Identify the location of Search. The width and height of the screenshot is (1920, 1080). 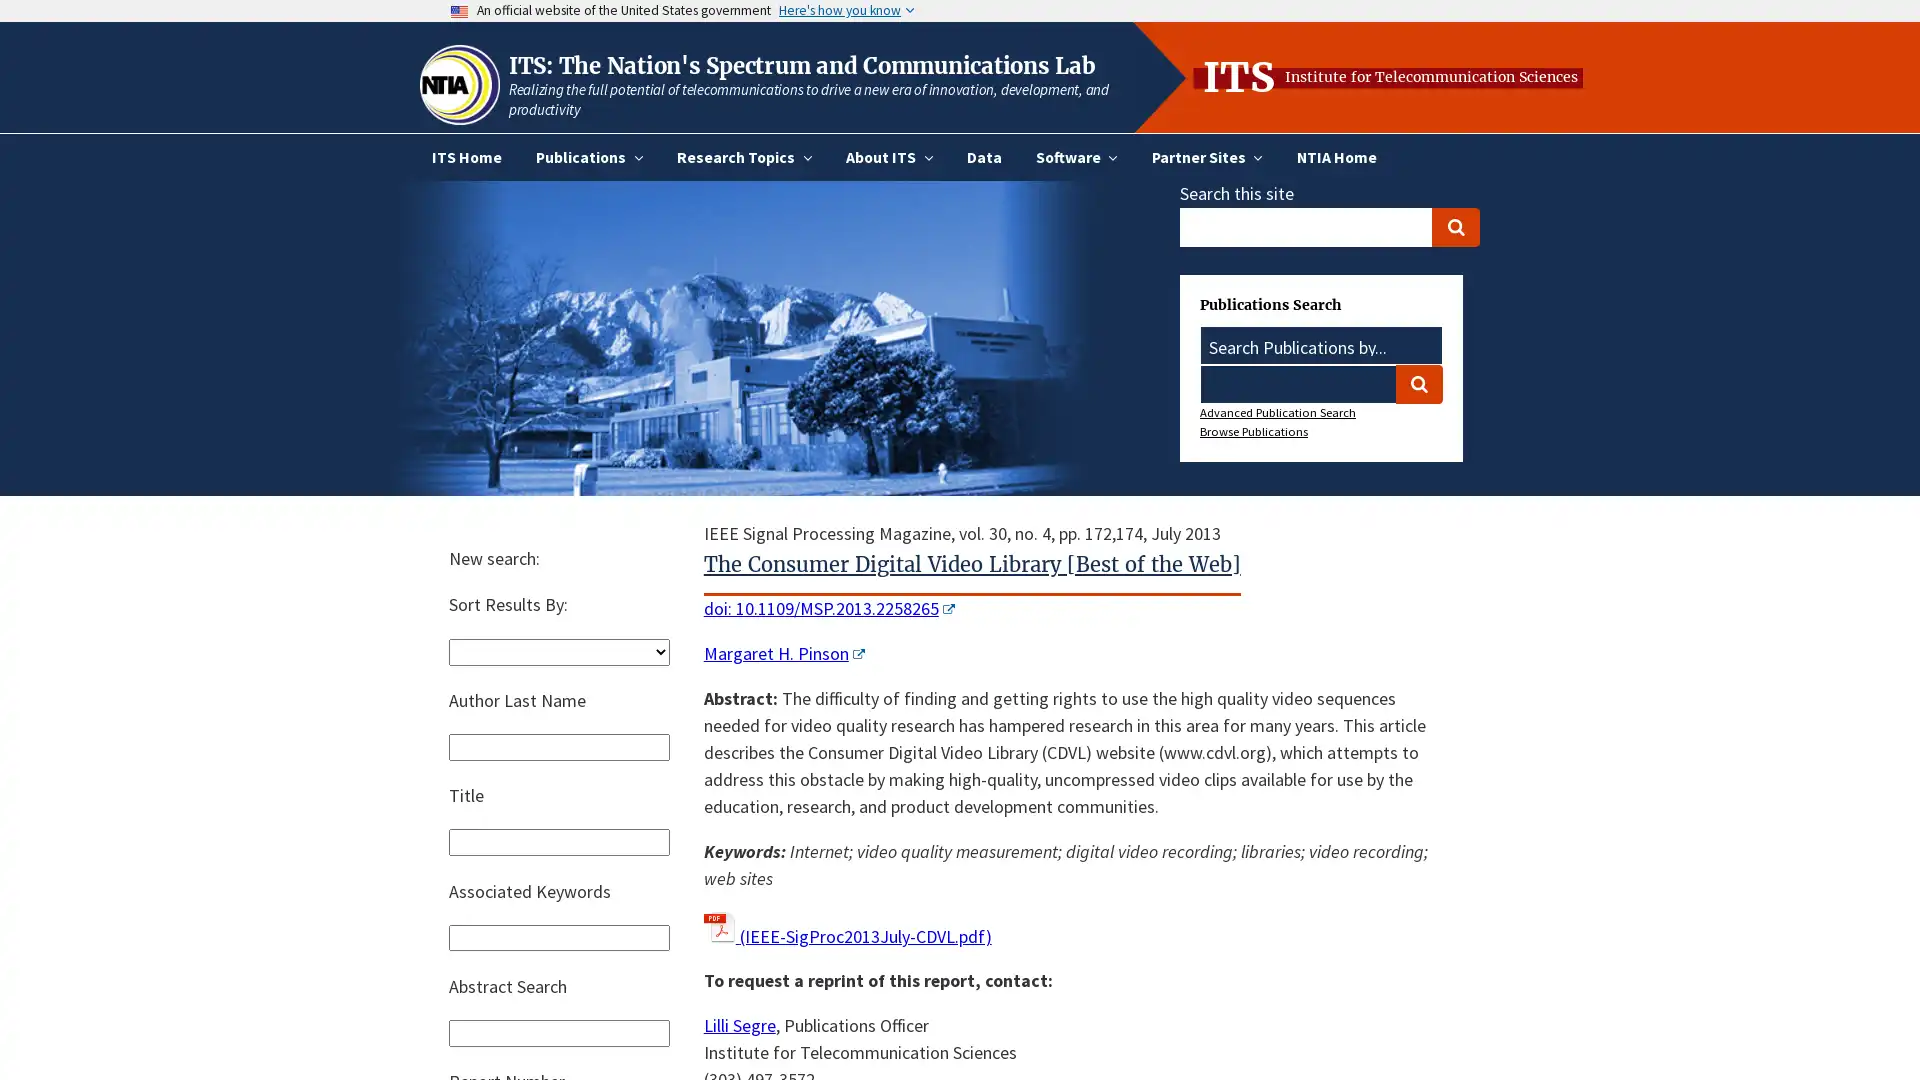
(1418, 384).